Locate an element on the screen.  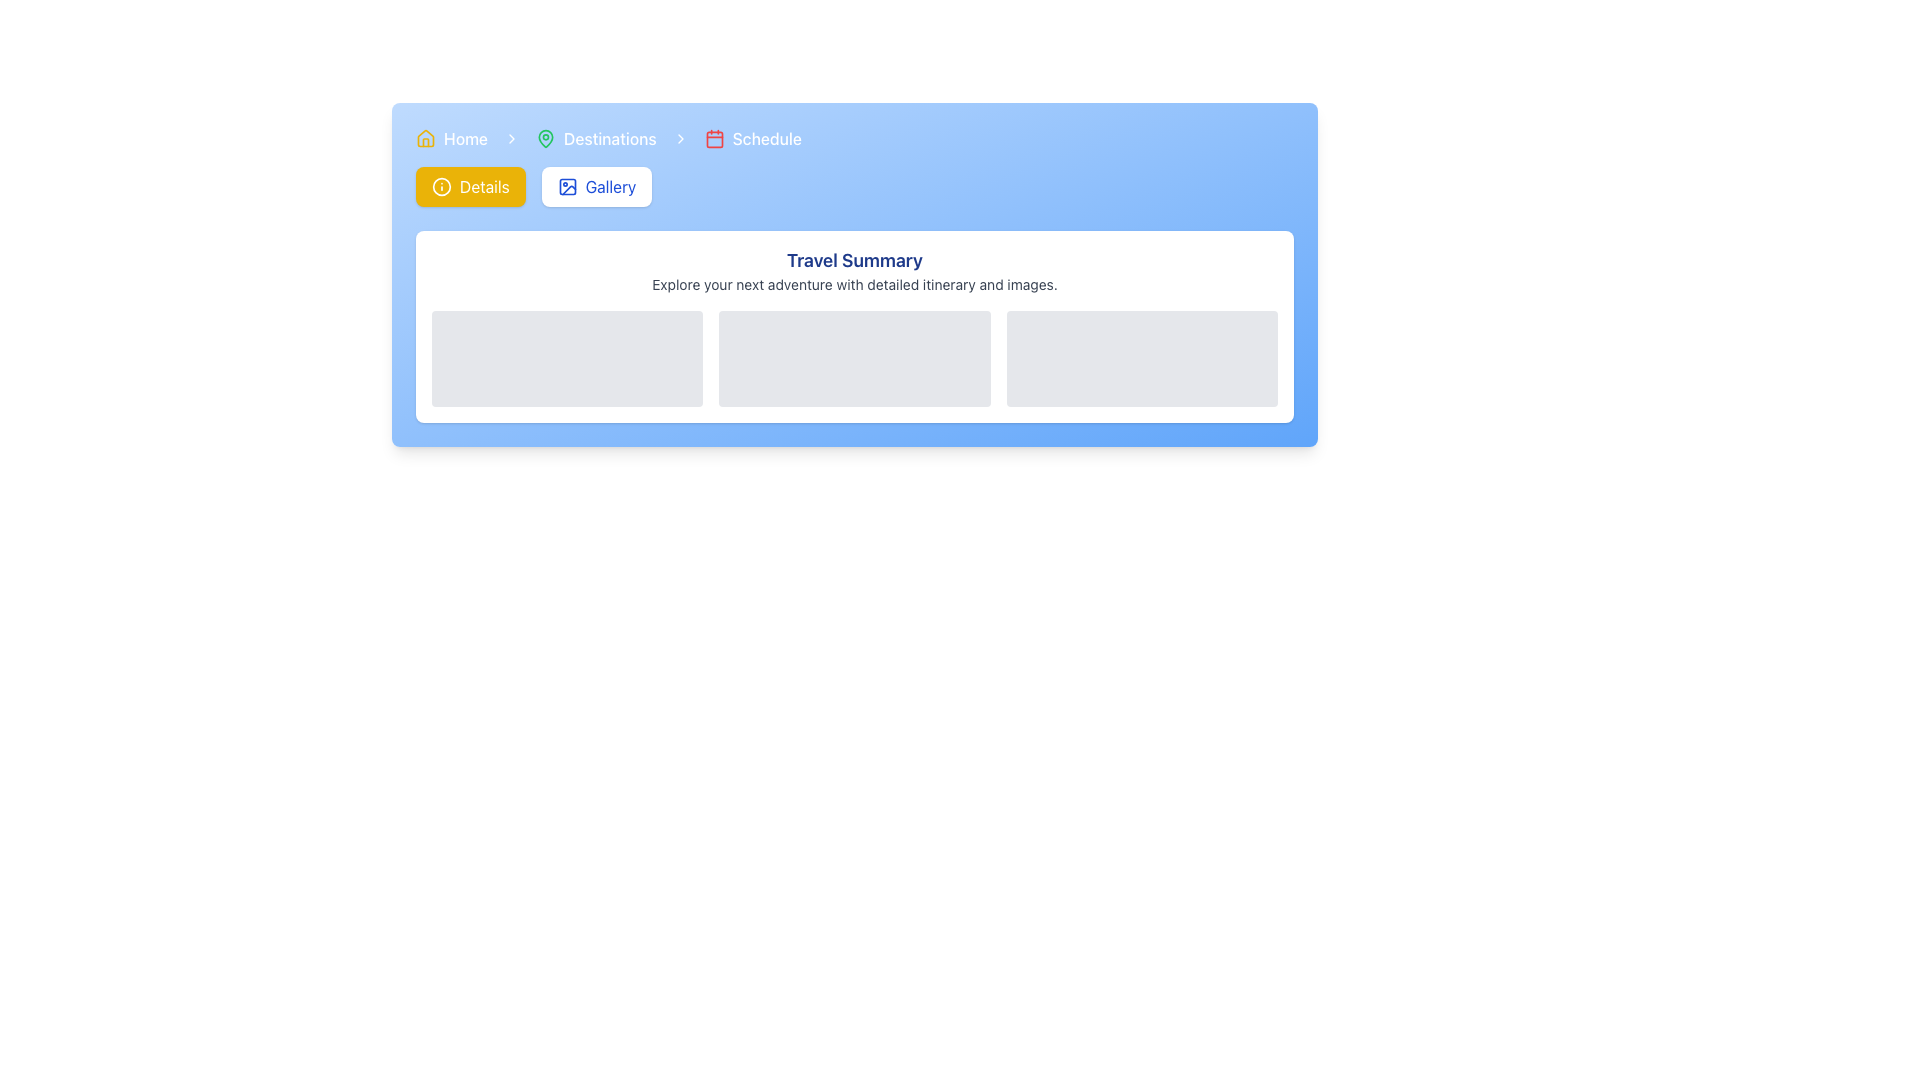
label of the text element displaying 'Destinations', which is part of a navigation breadcrumb and situated to the right of a green map pin icon is located at coordinates (609, 137).